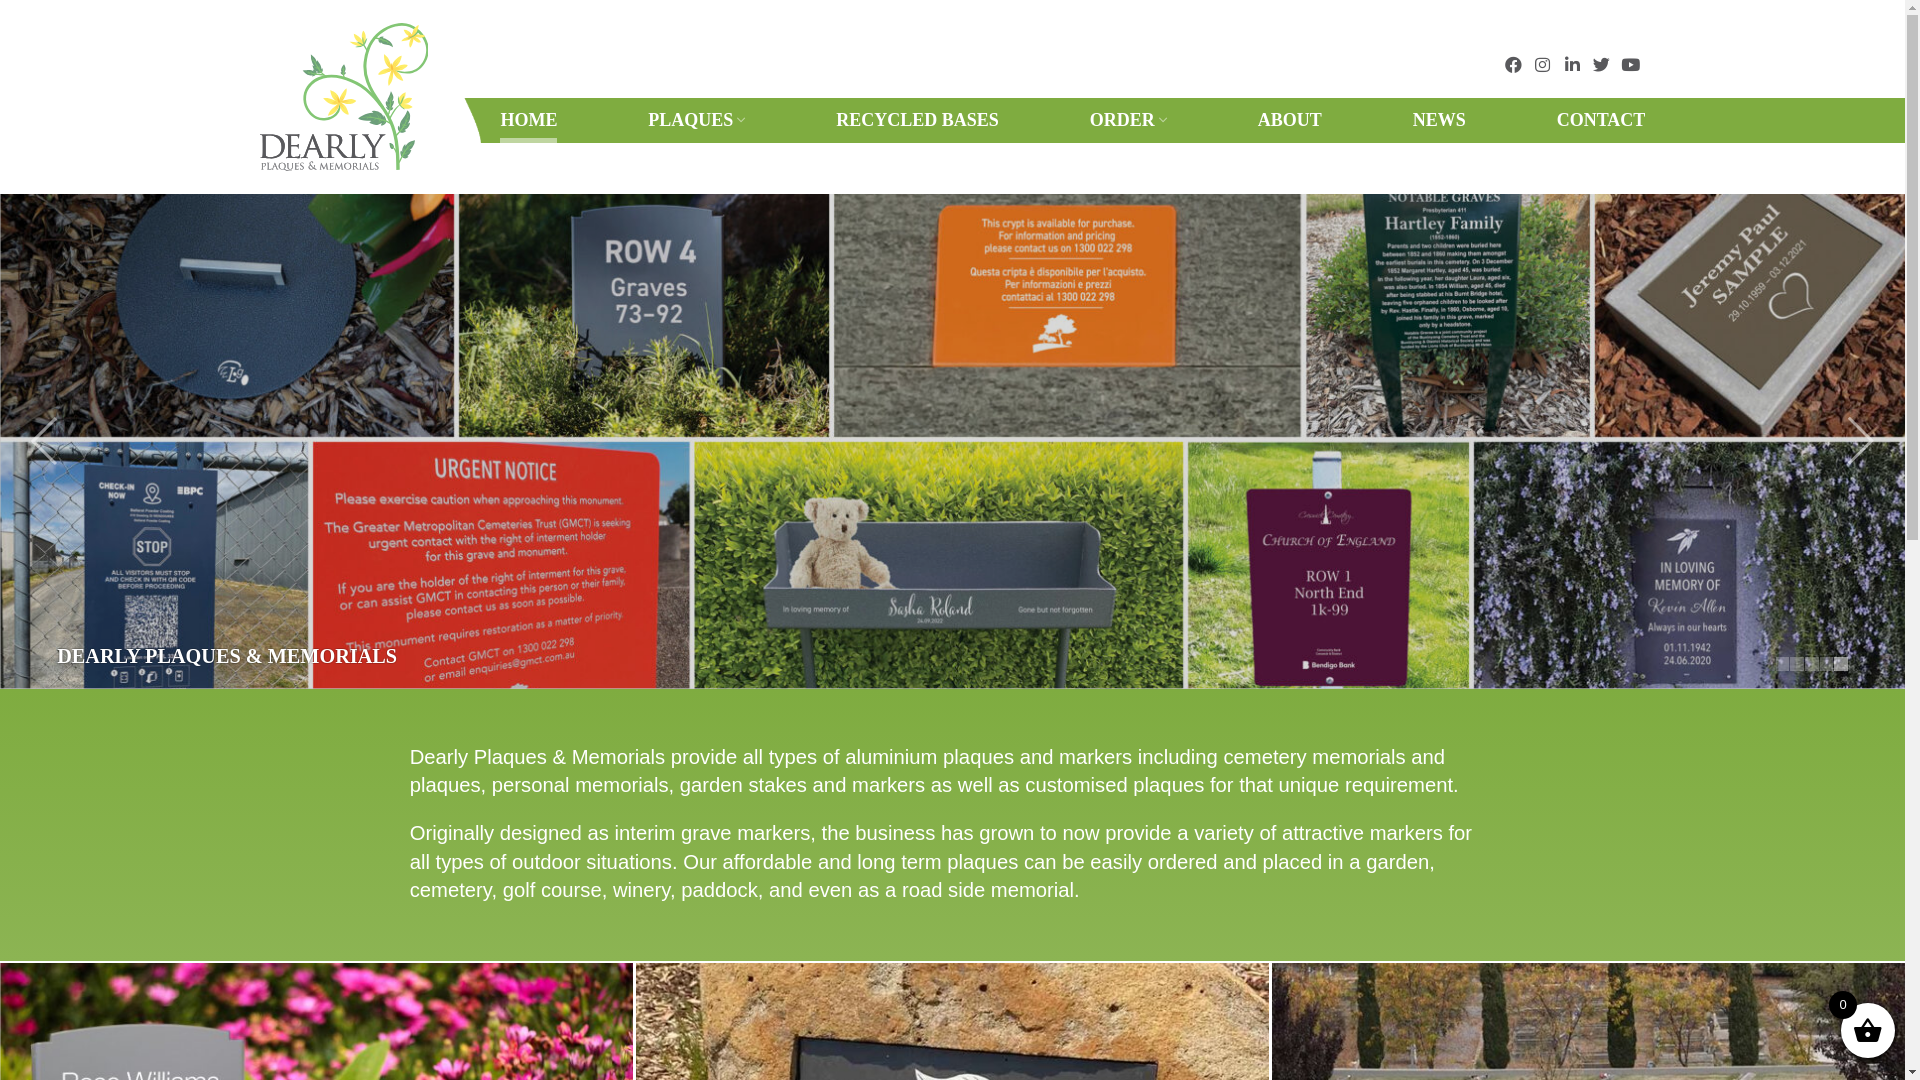  I want to click on '2', so click(1796, 663).